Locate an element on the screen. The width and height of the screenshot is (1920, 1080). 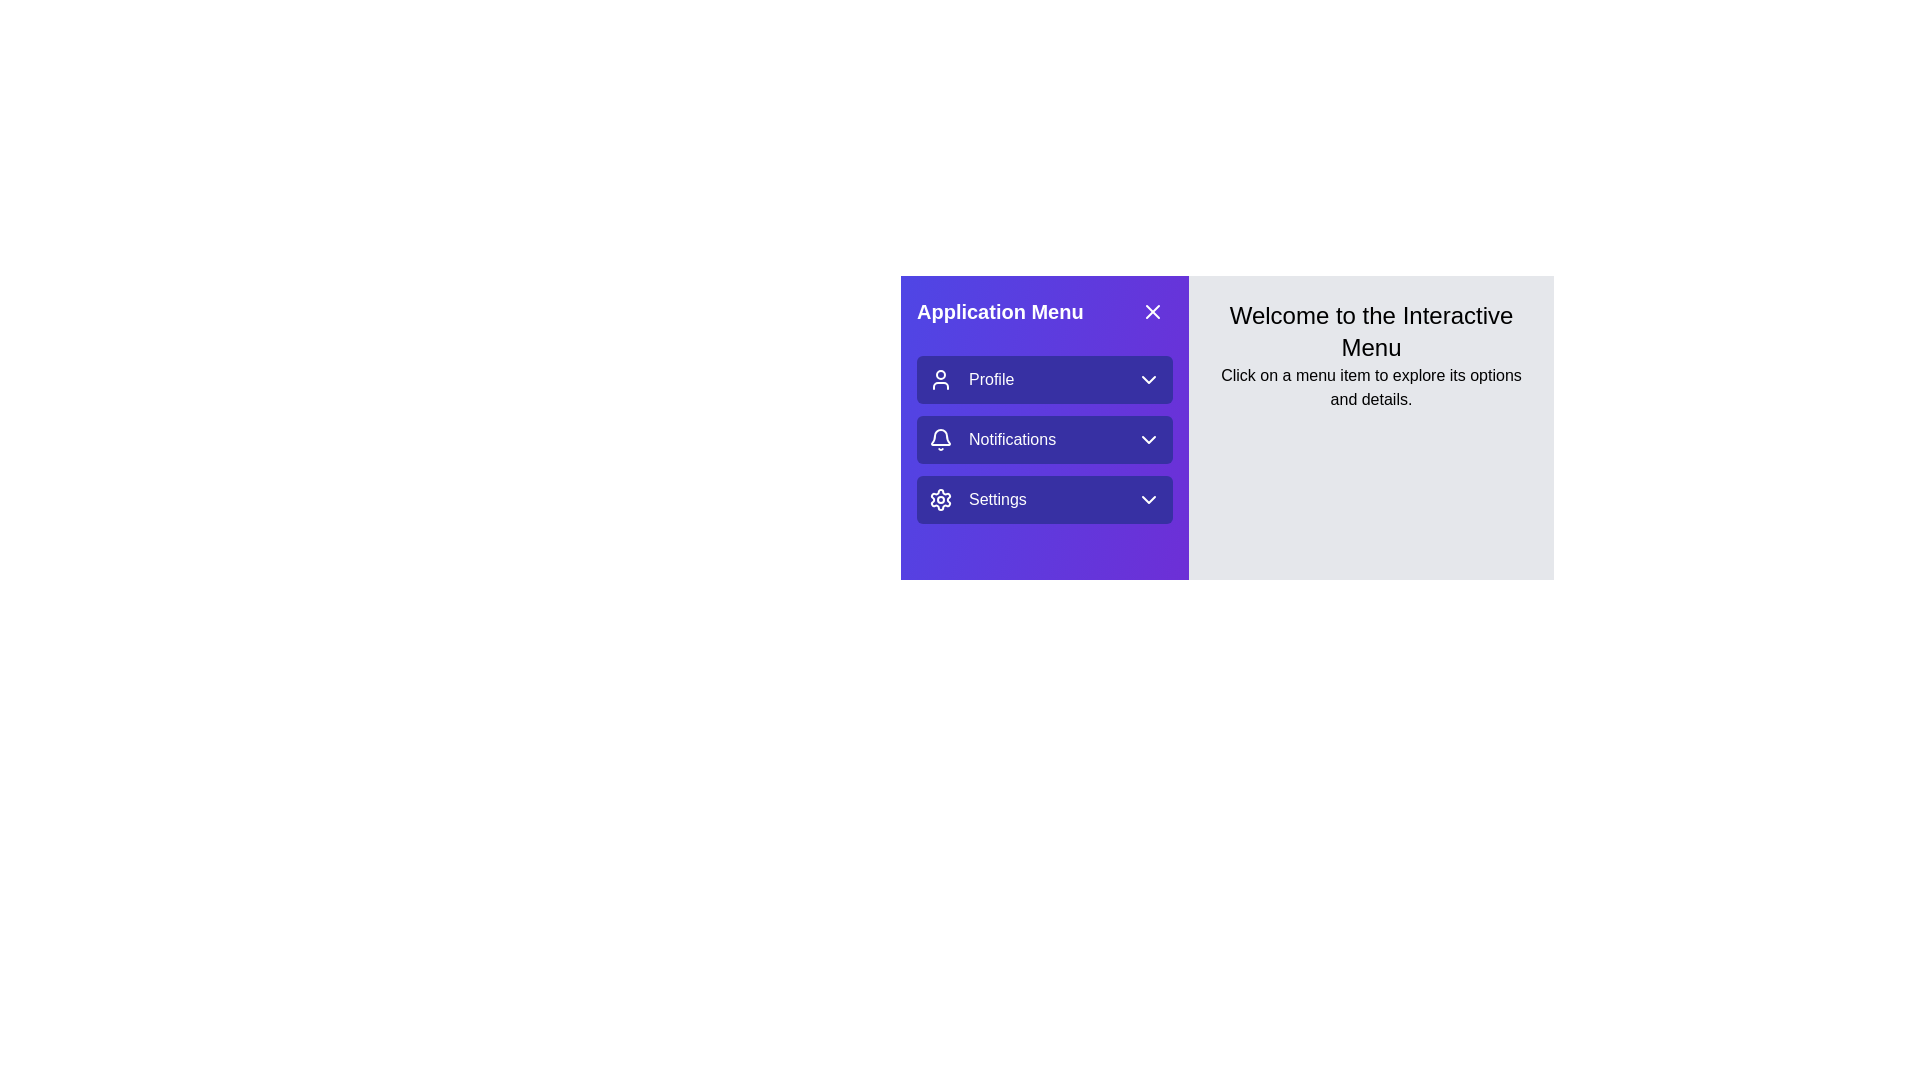
the 'Settings' button with a gear icon located in the application menu is located at coordinates (977, 499).